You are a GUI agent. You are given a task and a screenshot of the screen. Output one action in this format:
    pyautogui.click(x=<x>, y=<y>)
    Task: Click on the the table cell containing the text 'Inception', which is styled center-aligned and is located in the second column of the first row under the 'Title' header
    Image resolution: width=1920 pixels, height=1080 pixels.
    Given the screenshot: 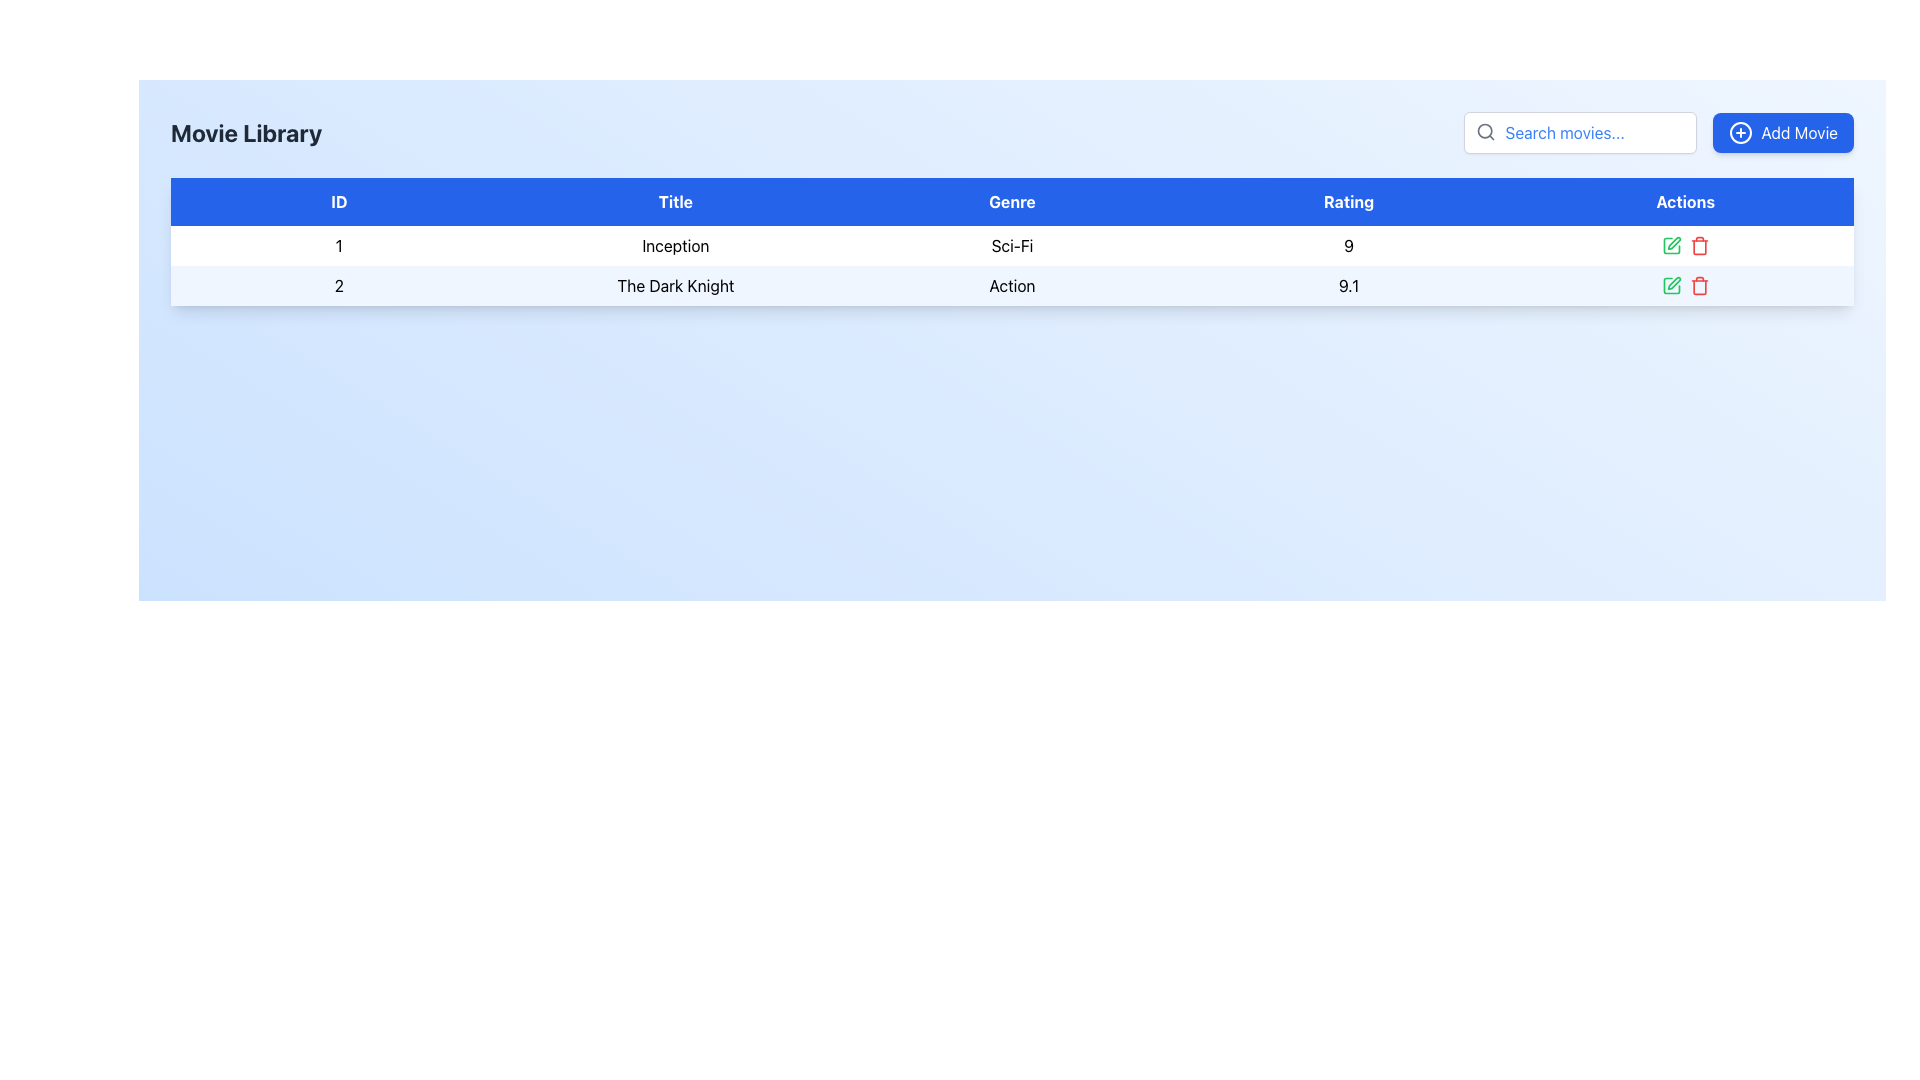 What is the action you would take?
    pyautogui.click(x=675, y=245)
    